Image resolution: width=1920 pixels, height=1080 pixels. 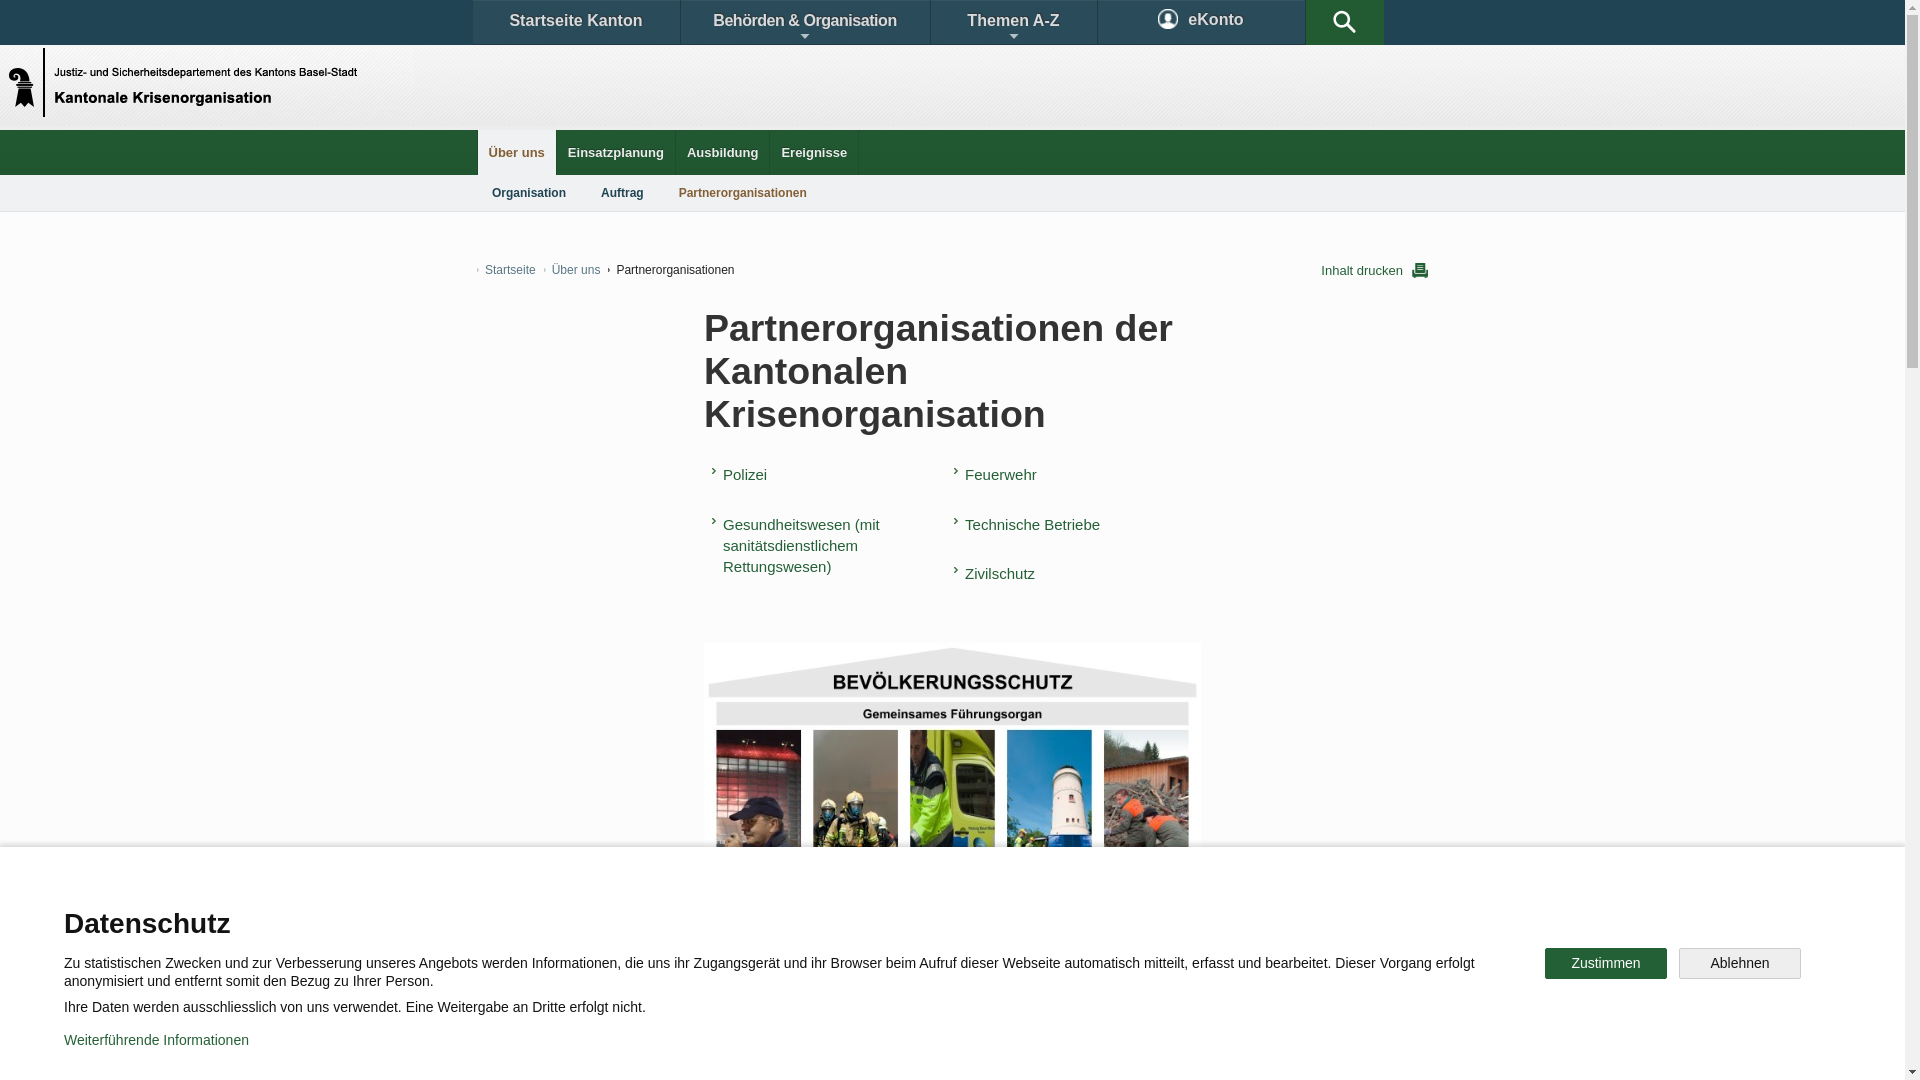 I want to click on 'eKonto', so click(x=1200, y=22).